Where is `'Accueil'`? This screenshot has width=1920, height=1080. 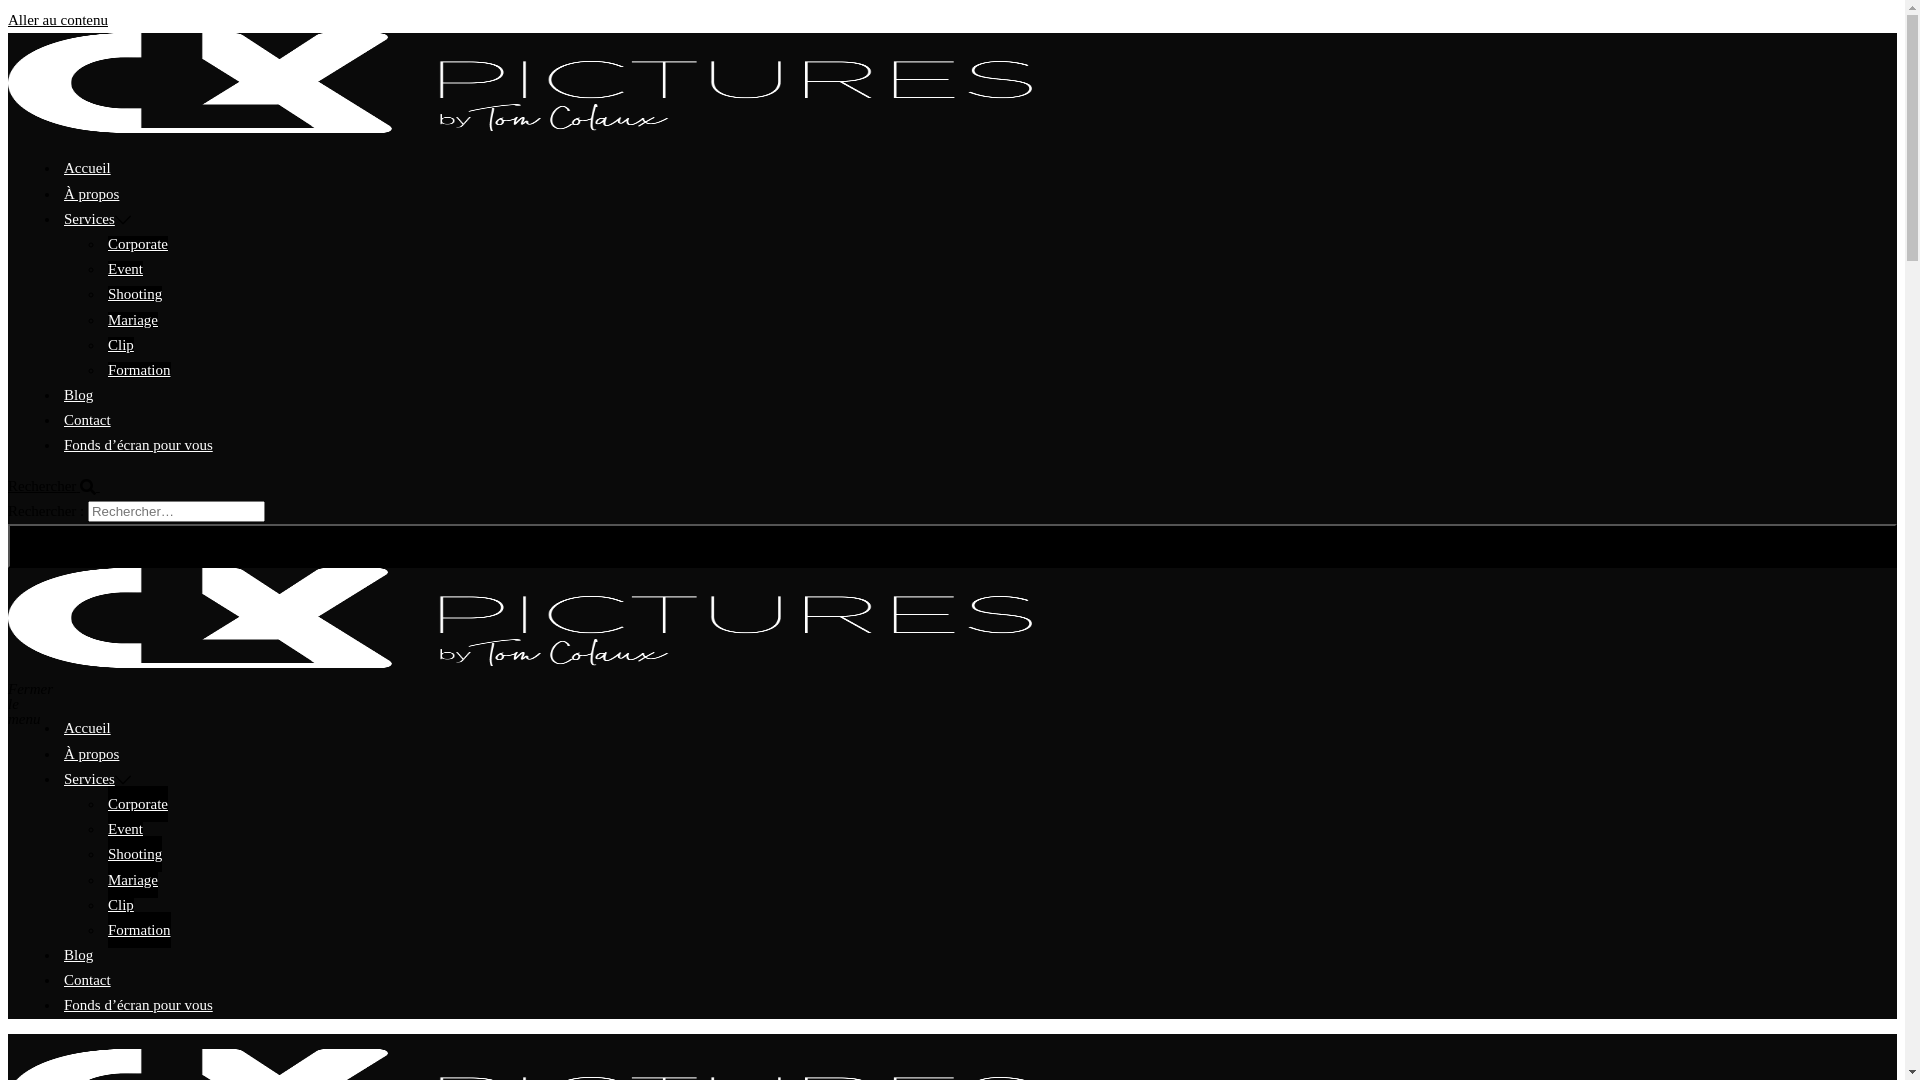
'Accueil' is located at coordinates (63, 167).